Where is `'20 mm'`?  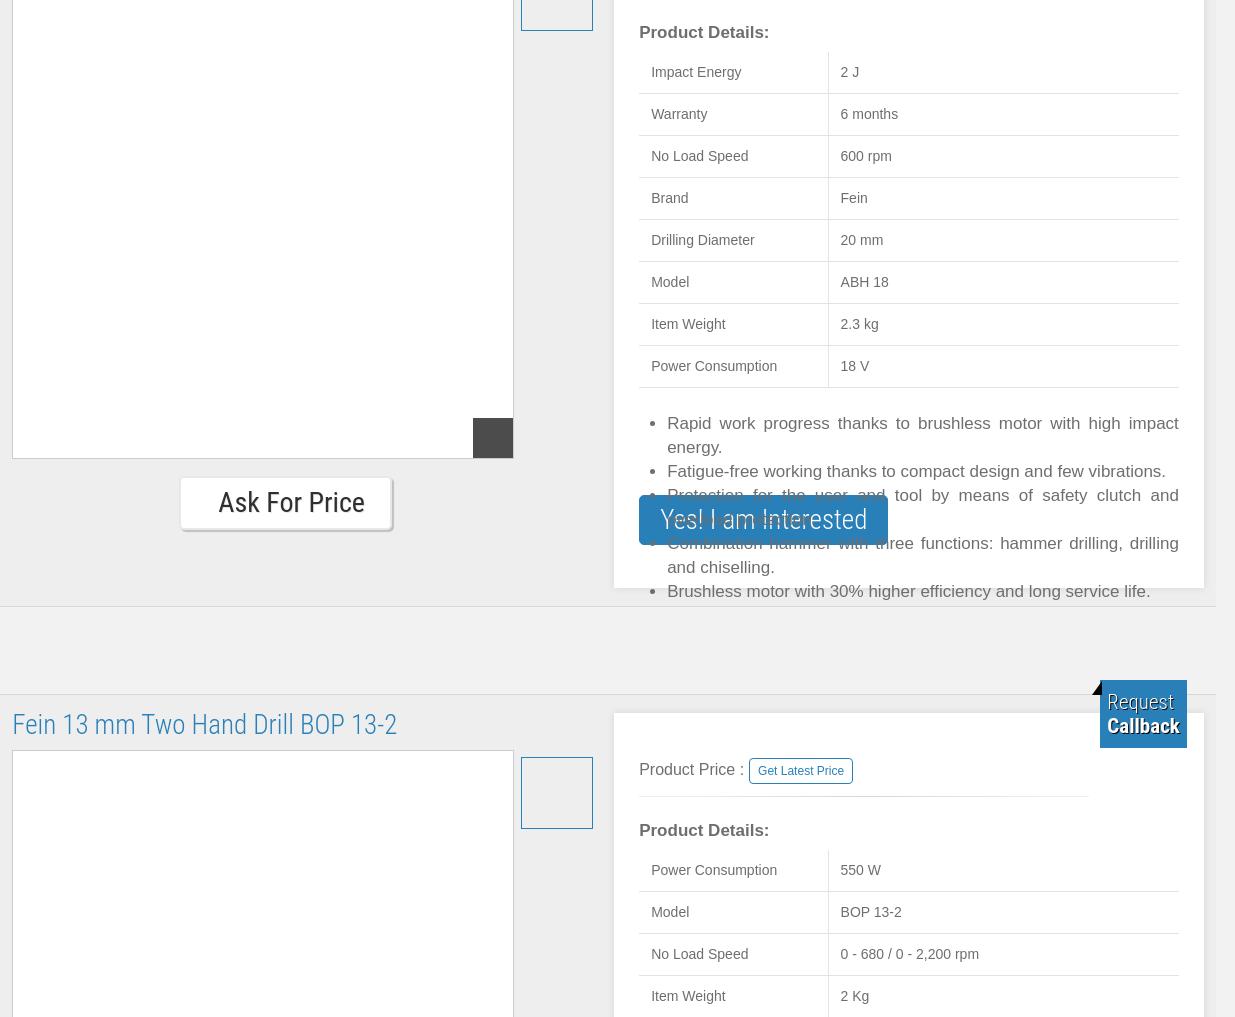
'20 mm' is located at coordinates (860, 239).